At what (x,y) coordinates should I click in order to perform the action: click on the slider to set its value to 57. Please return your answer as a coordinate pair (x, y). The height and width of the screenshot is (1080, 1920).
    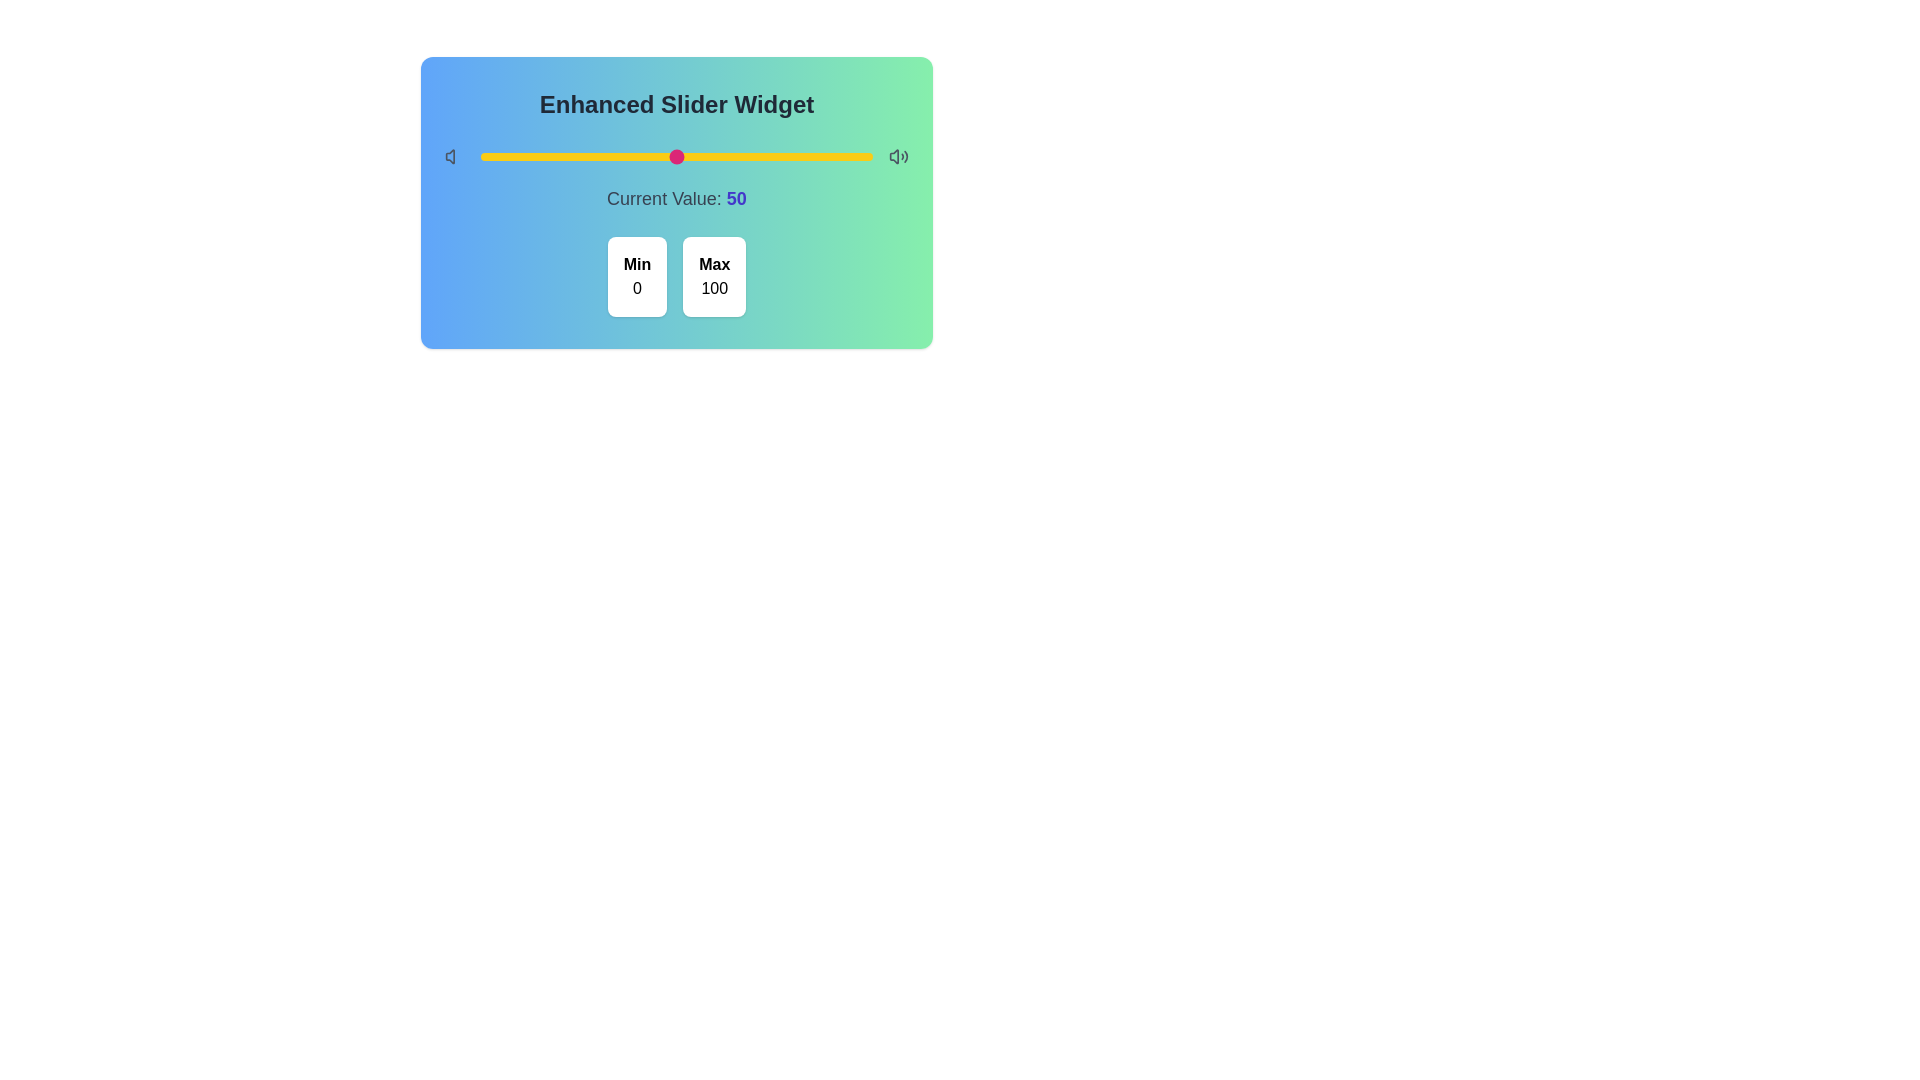
    Looking at the image, I should click on (704, 156).